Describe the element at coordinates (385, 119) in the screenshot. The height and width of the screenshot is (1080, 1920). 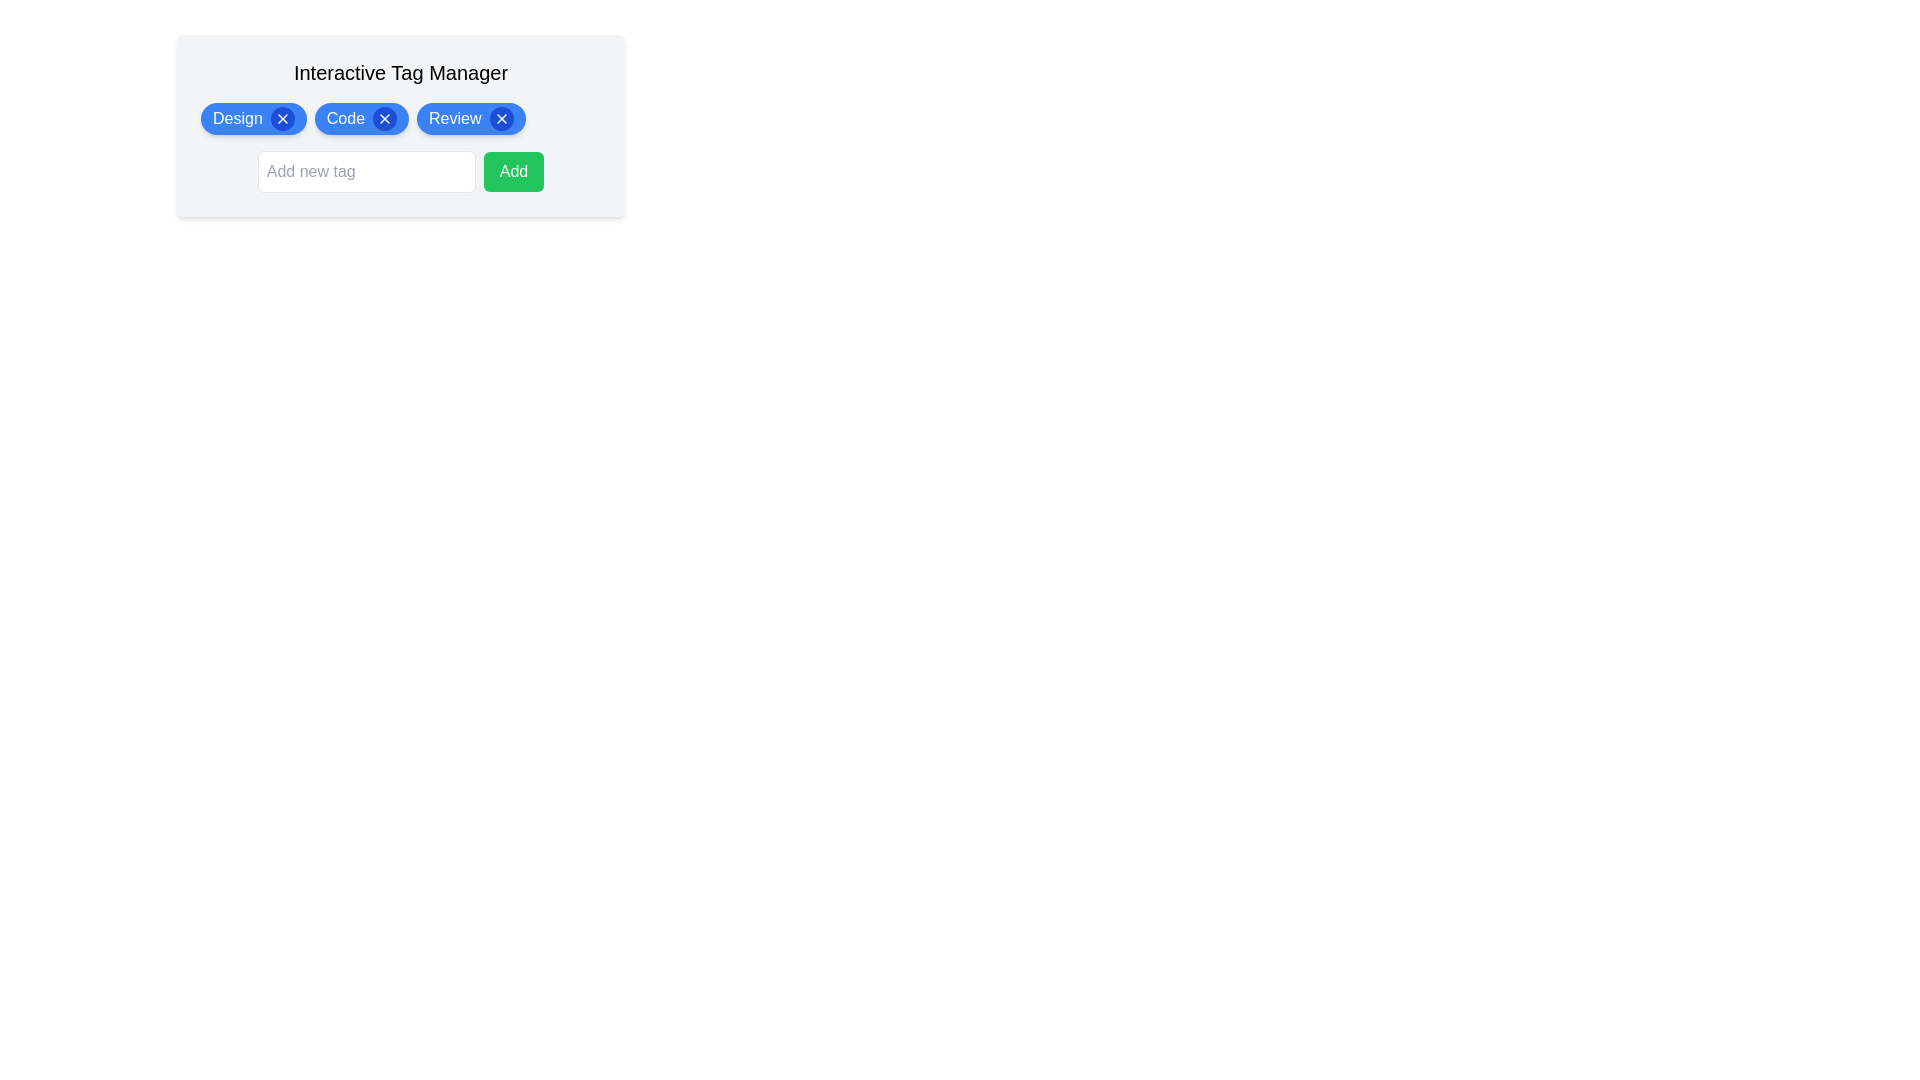
I see `the circular blue button with an 'X' icon located to the right of the 'Code' label, within the 'Code' tag` at that location.